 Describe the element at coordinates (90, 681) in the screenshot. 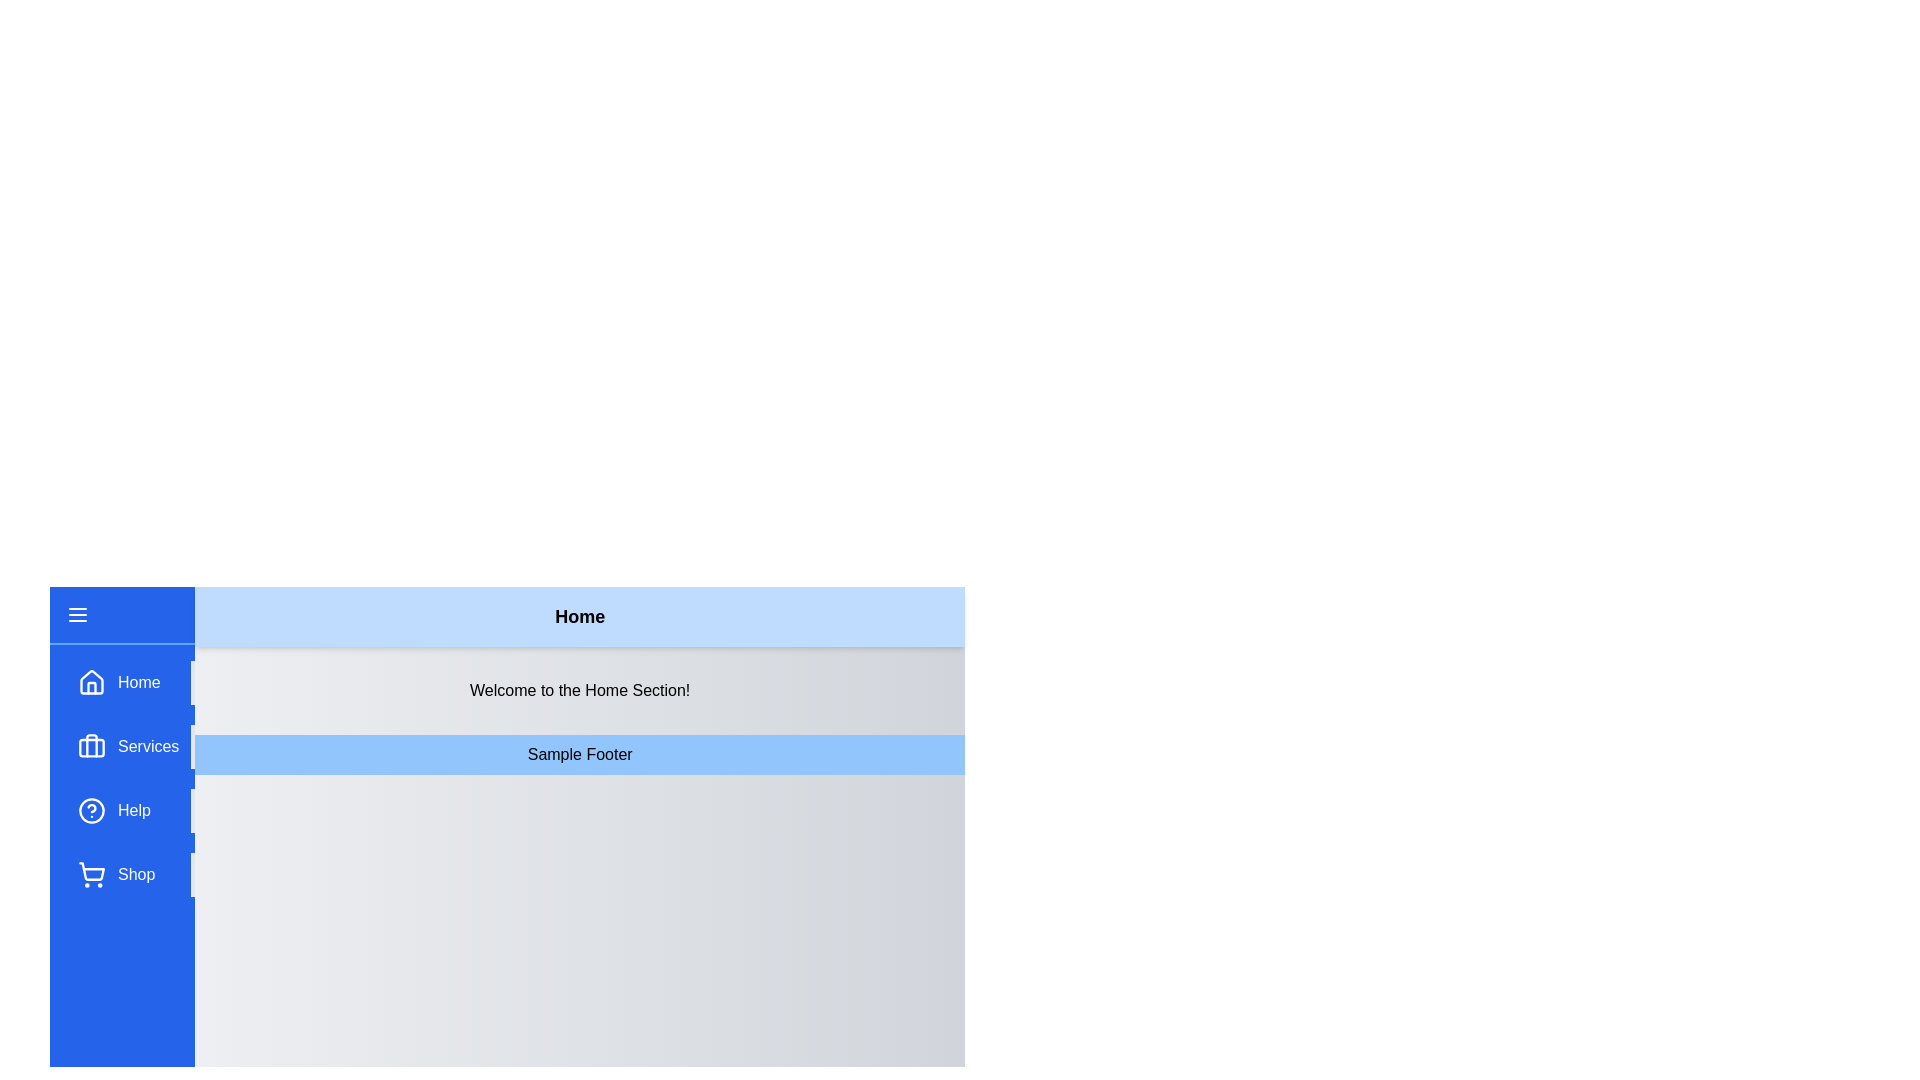

I see `the home icon located at the top of the left sidebar` at that location.